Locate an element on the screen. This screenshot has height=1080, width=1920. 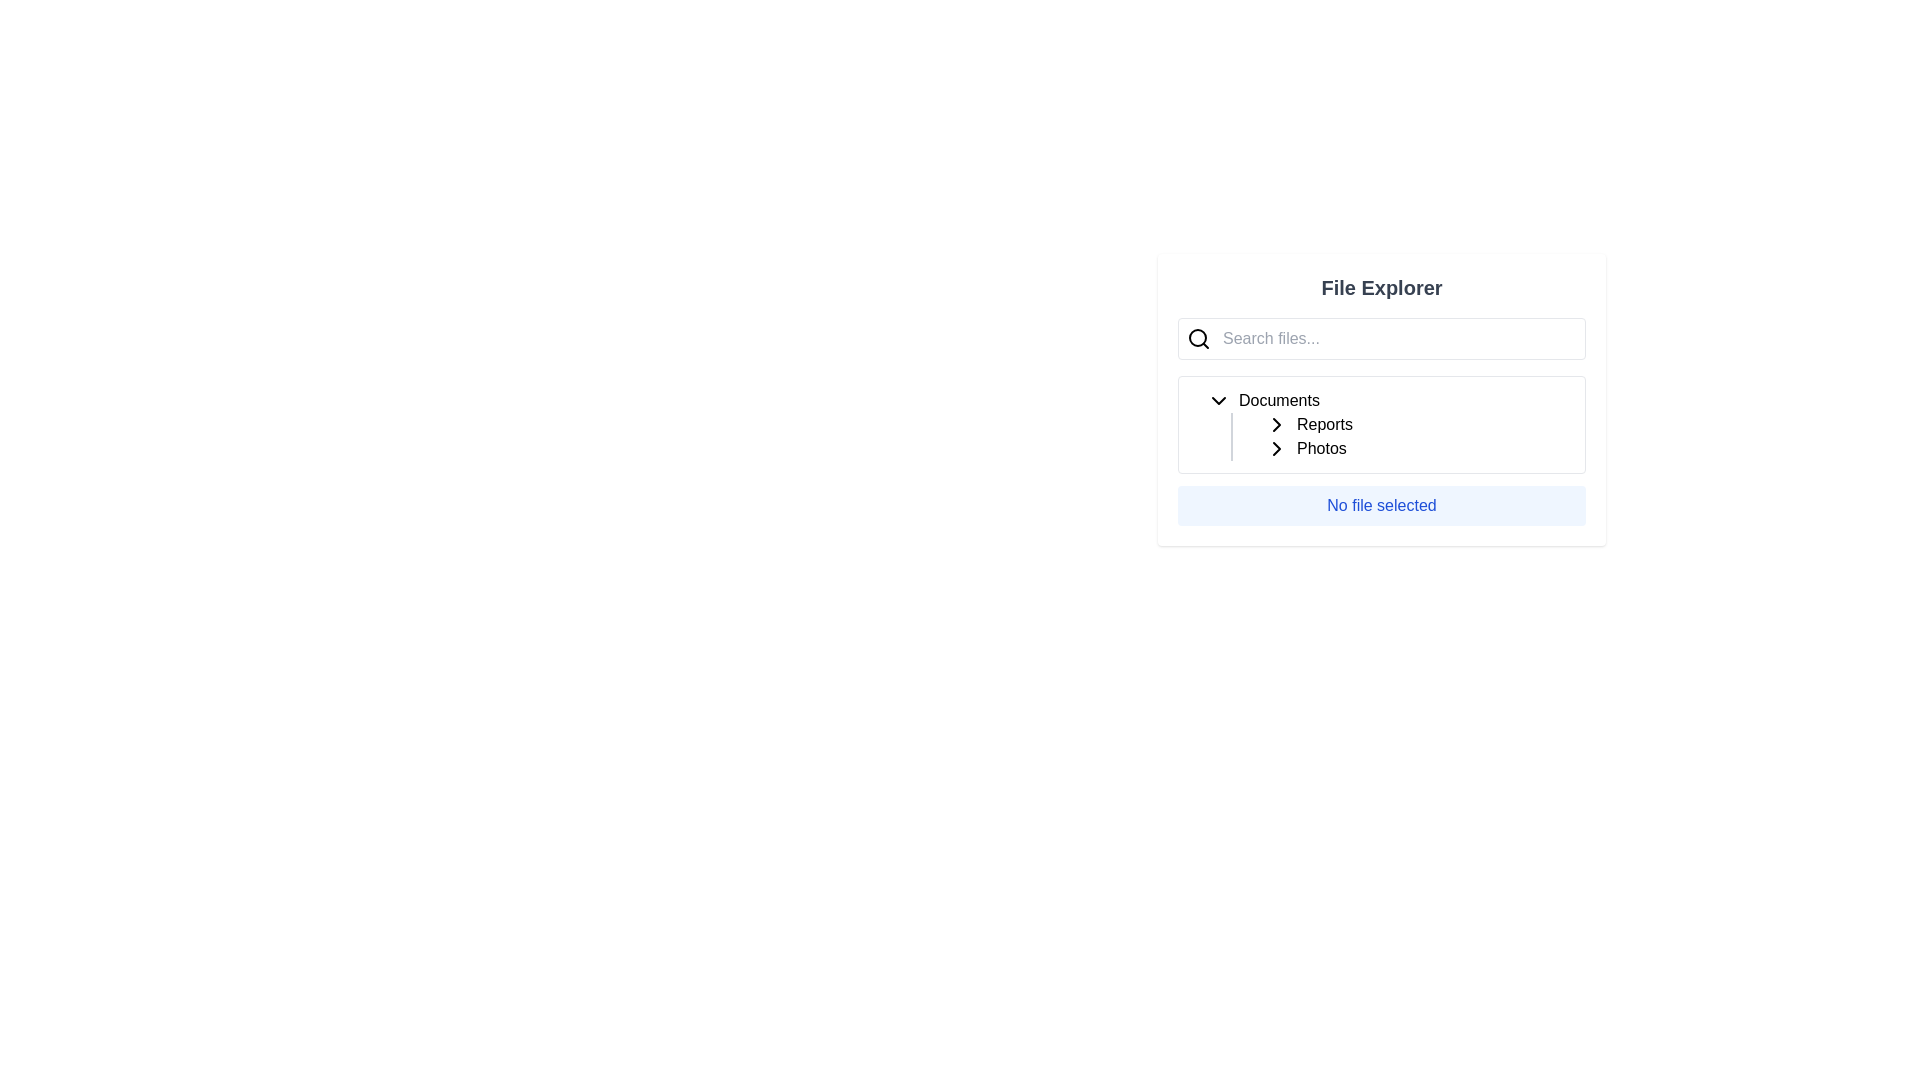
the 'Documents' folder label in the file explorer is located at coordinates (1277, 401).